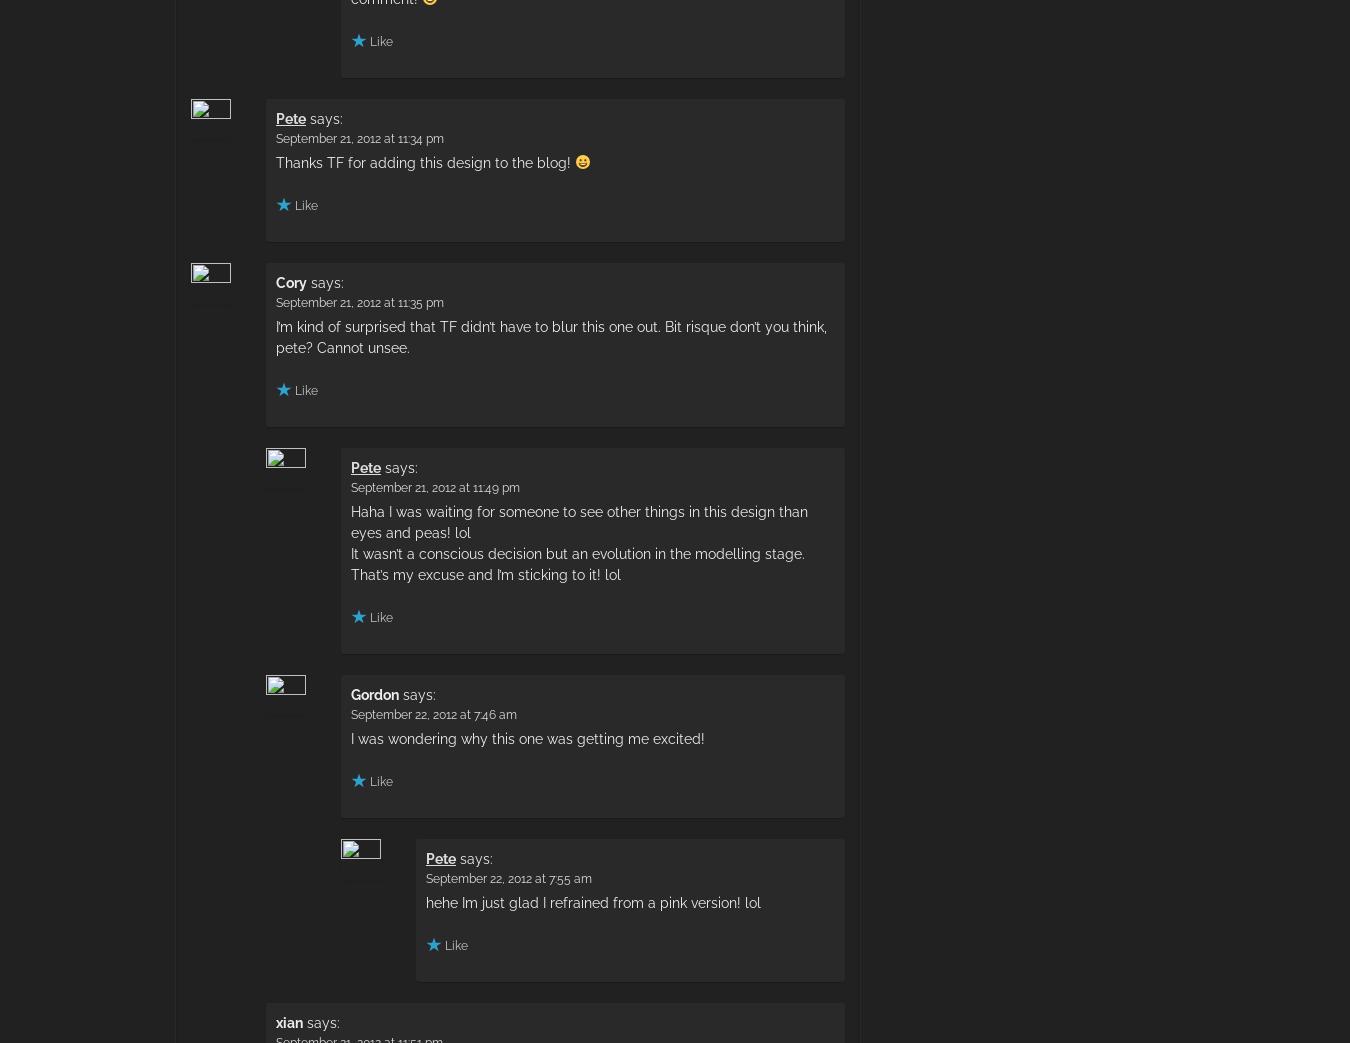 The height and width of the screenshot is (1043, 1350). Describe the element at coordinates (375, 694) in the screenshot. I see `'Gordon'` at that location.